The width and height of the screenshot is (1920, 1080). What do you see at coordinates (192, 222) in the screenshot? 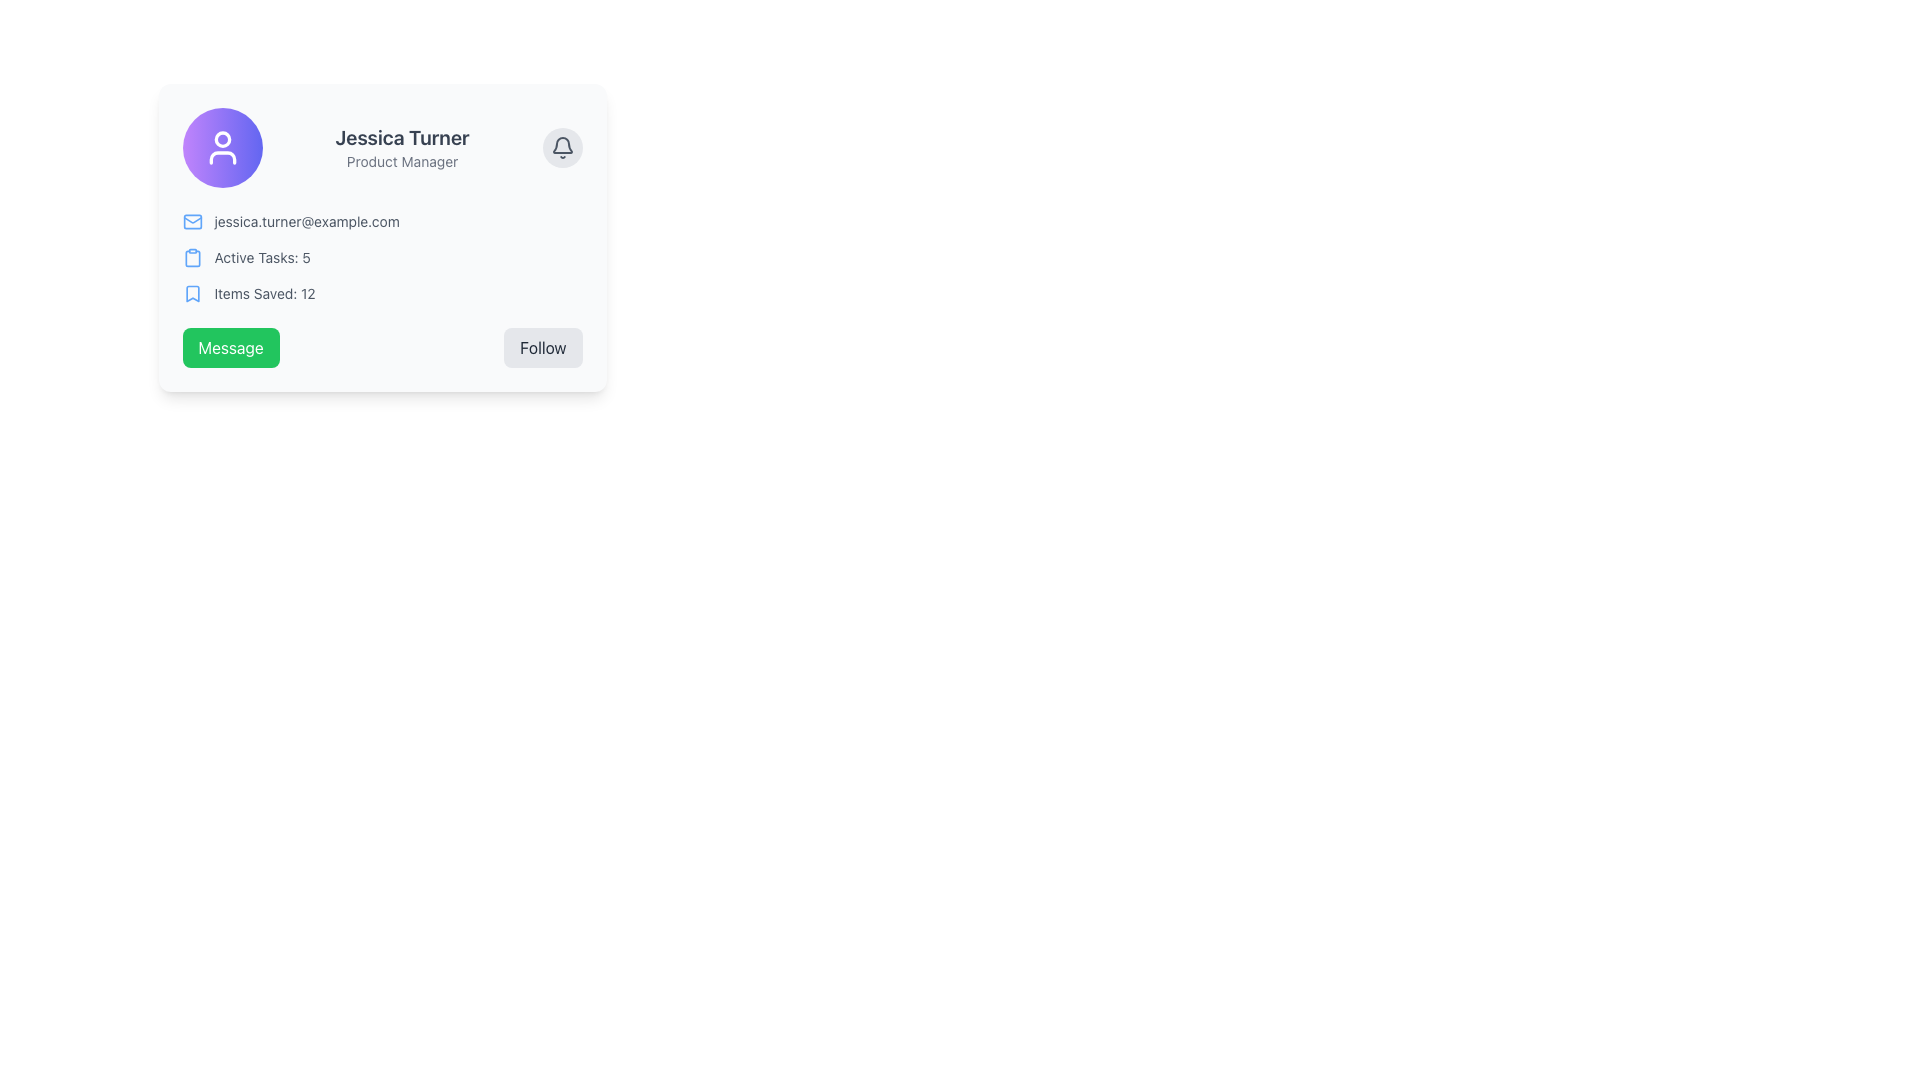
I see `the email icon located to the left of the text 'jessica.turner@example.com', which visually indicates the purpose of the email address` at bounding box center [192, 222].